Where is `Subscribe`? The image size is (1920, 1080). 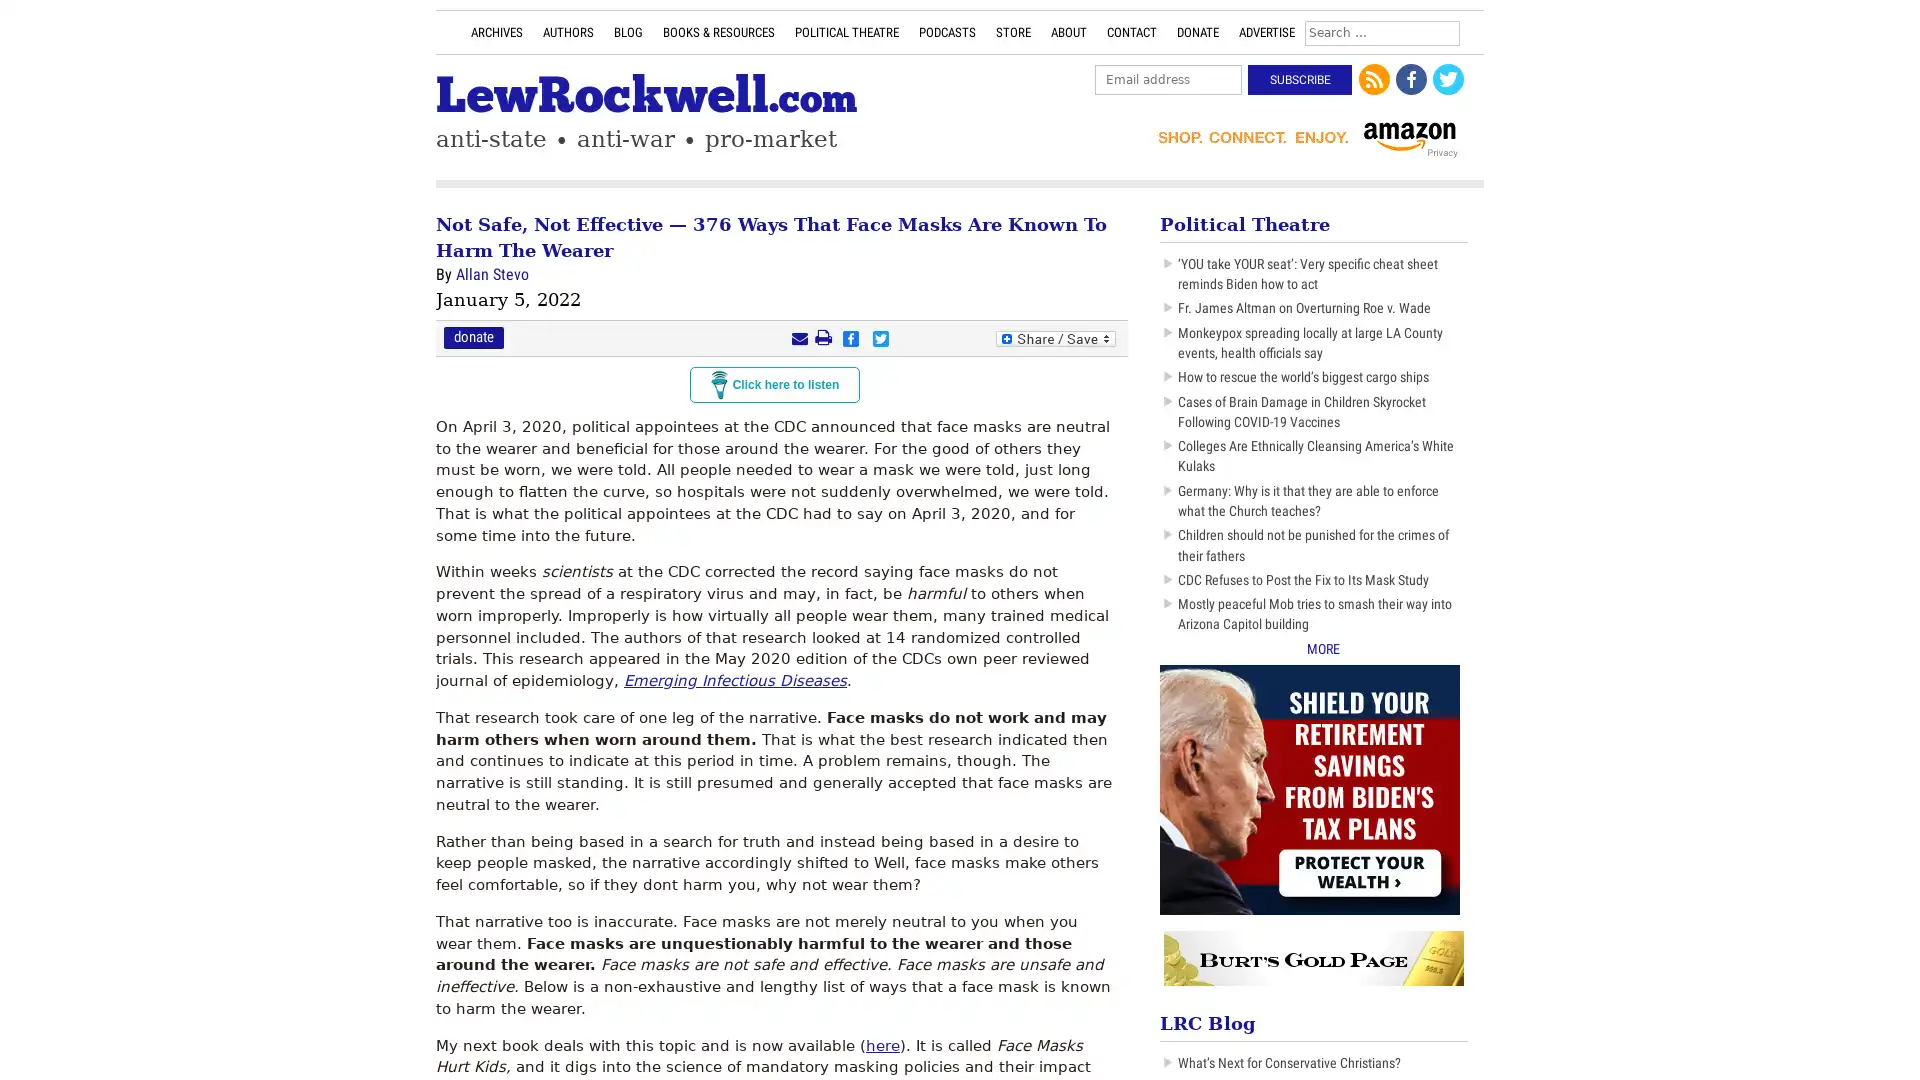 Subscribe is located at coordinates (1300, 79).